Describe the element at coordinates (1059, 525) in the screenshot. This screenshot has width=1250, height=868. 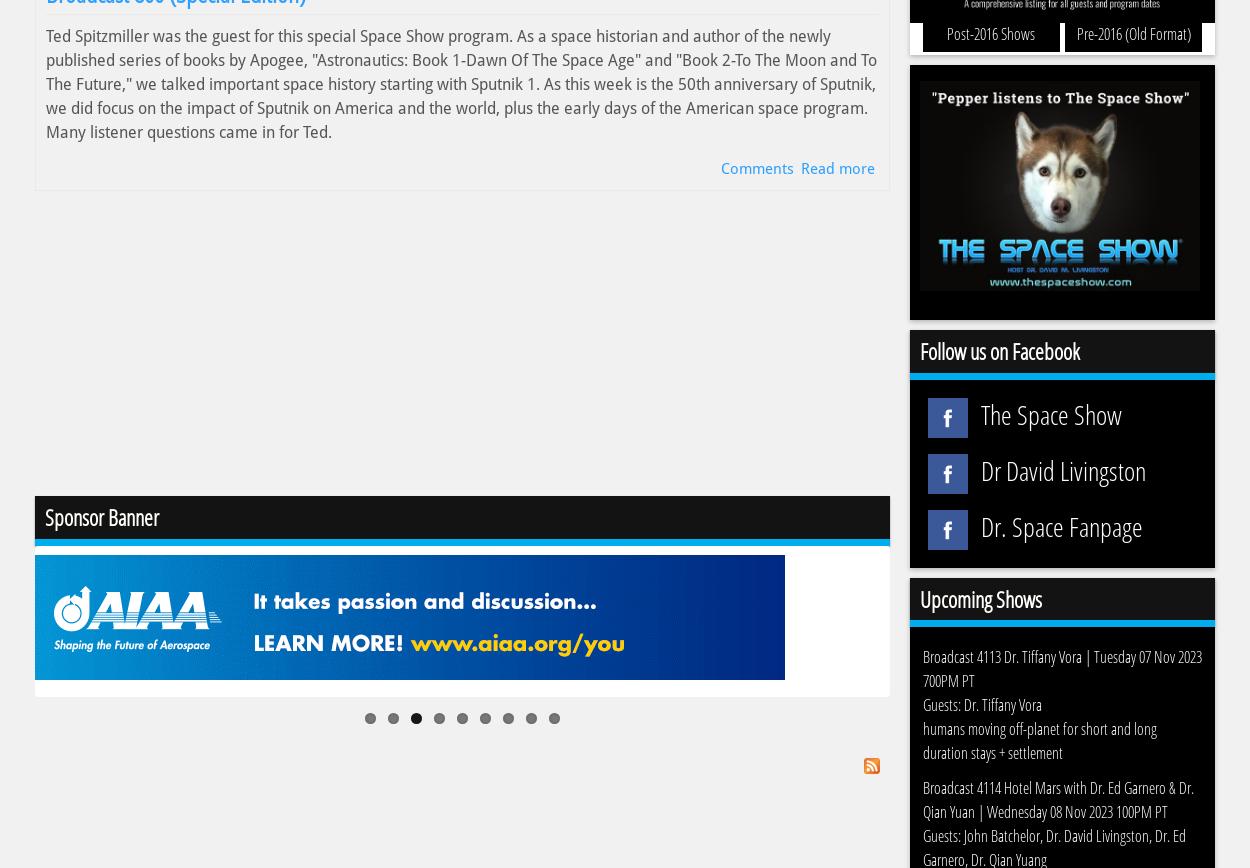
I see `'Dr. Space Fanpage'` at that location.